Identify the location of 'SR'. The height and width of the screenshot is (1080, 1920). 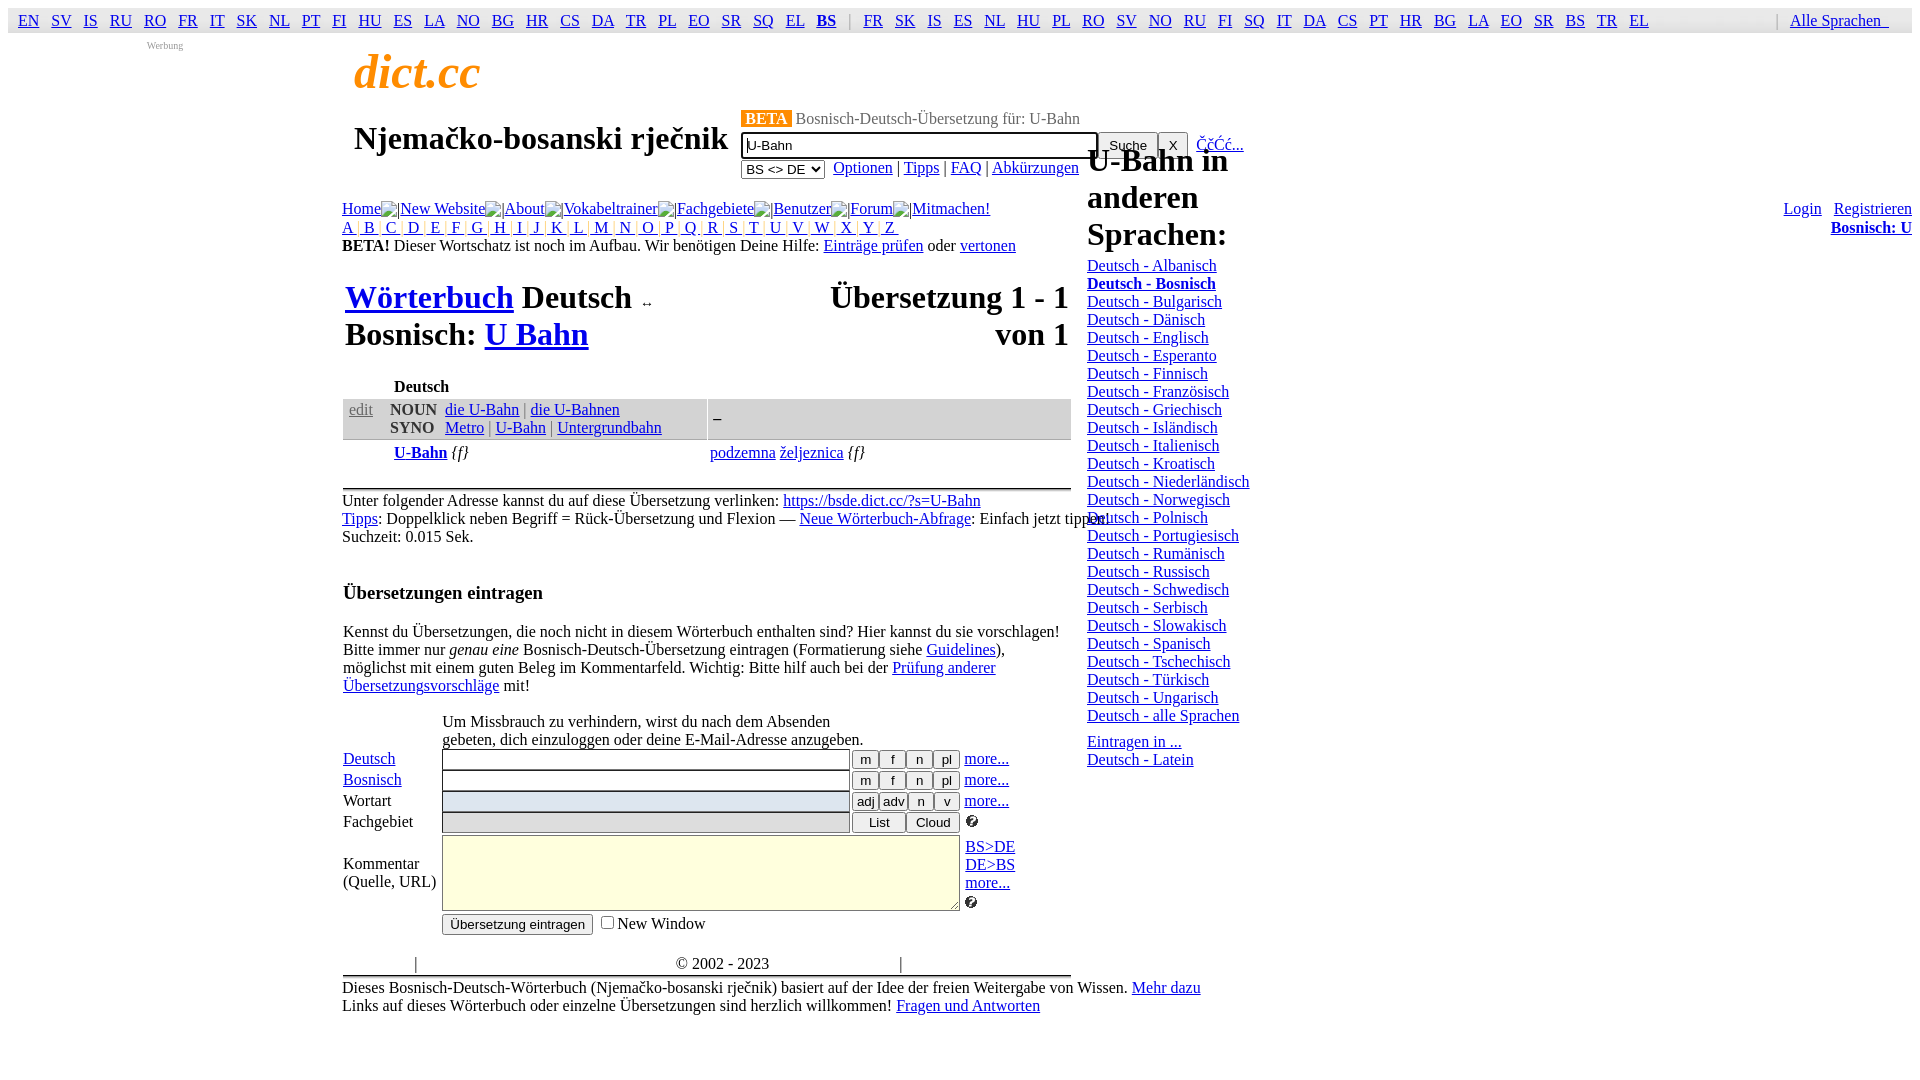
(720, 20).